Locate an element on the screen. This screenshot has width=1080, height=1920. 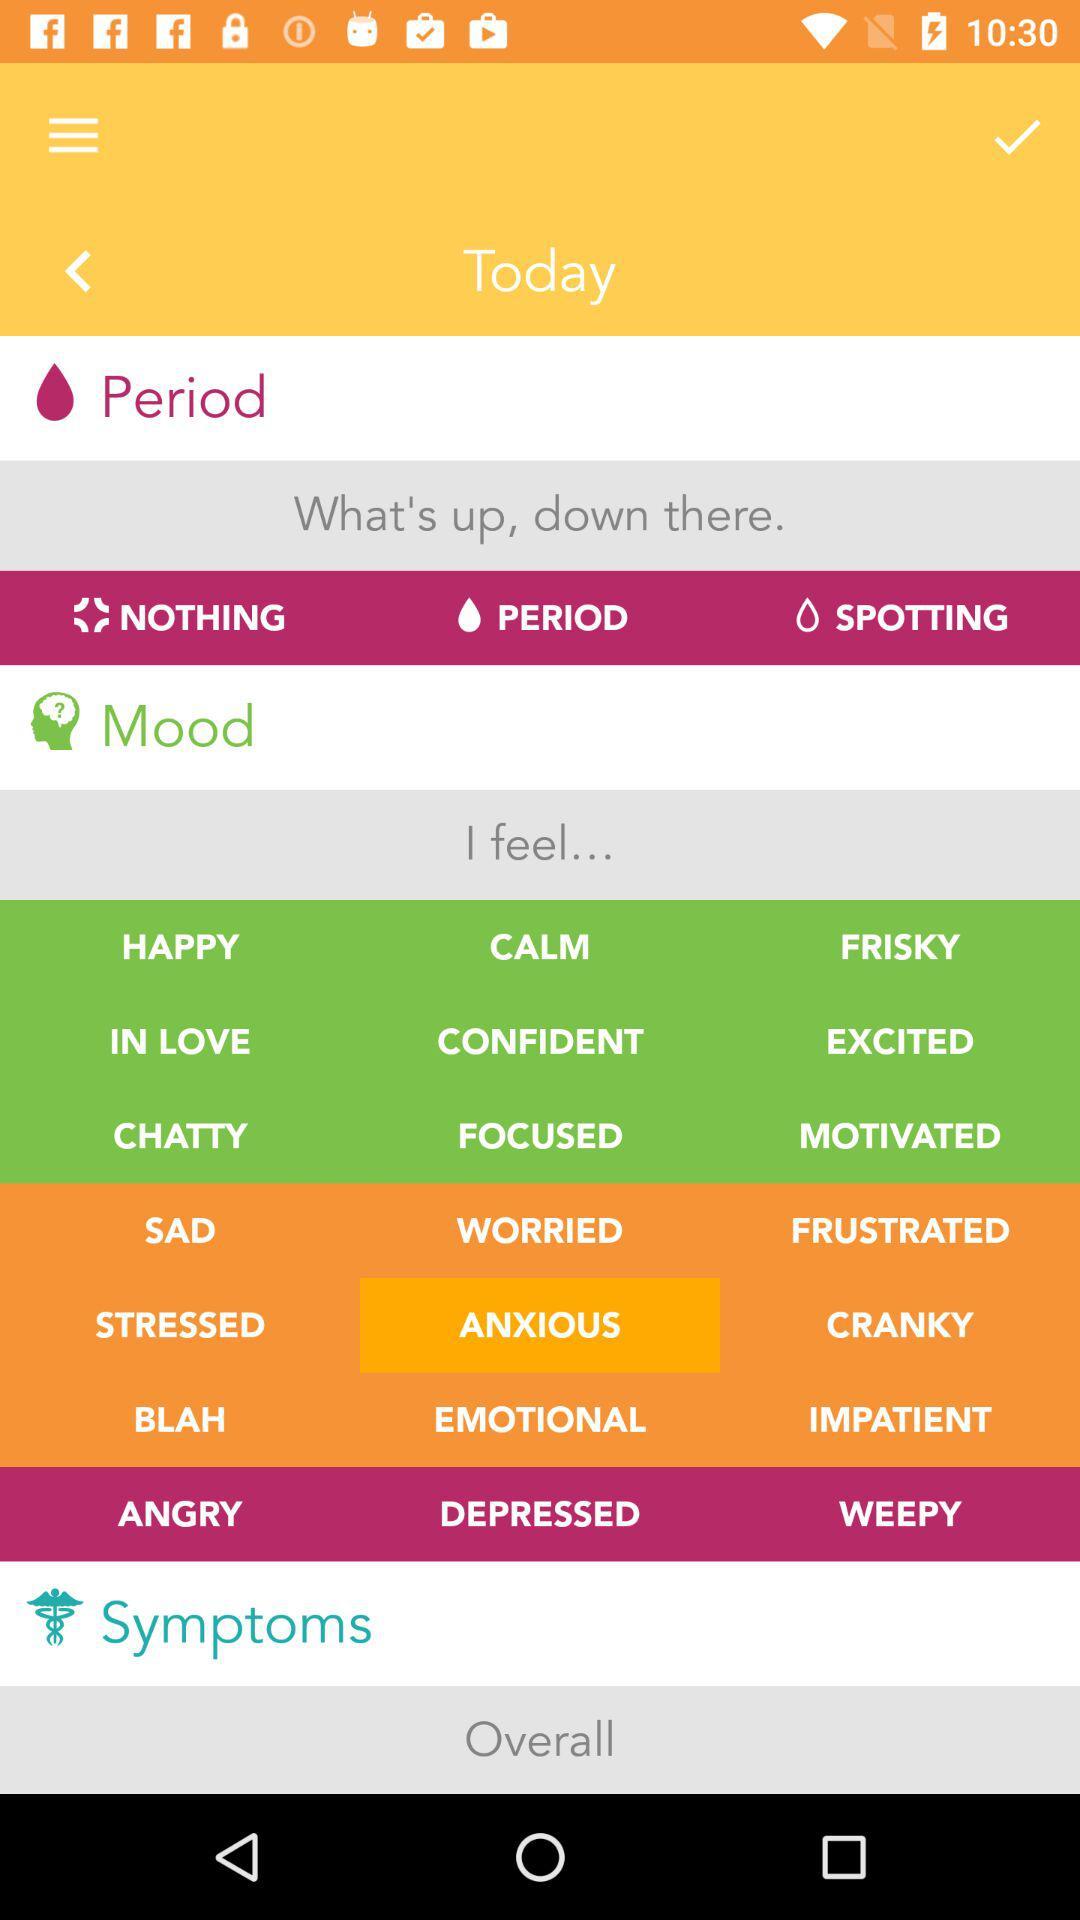
the button below excited is located at coordinates (898, 1136).